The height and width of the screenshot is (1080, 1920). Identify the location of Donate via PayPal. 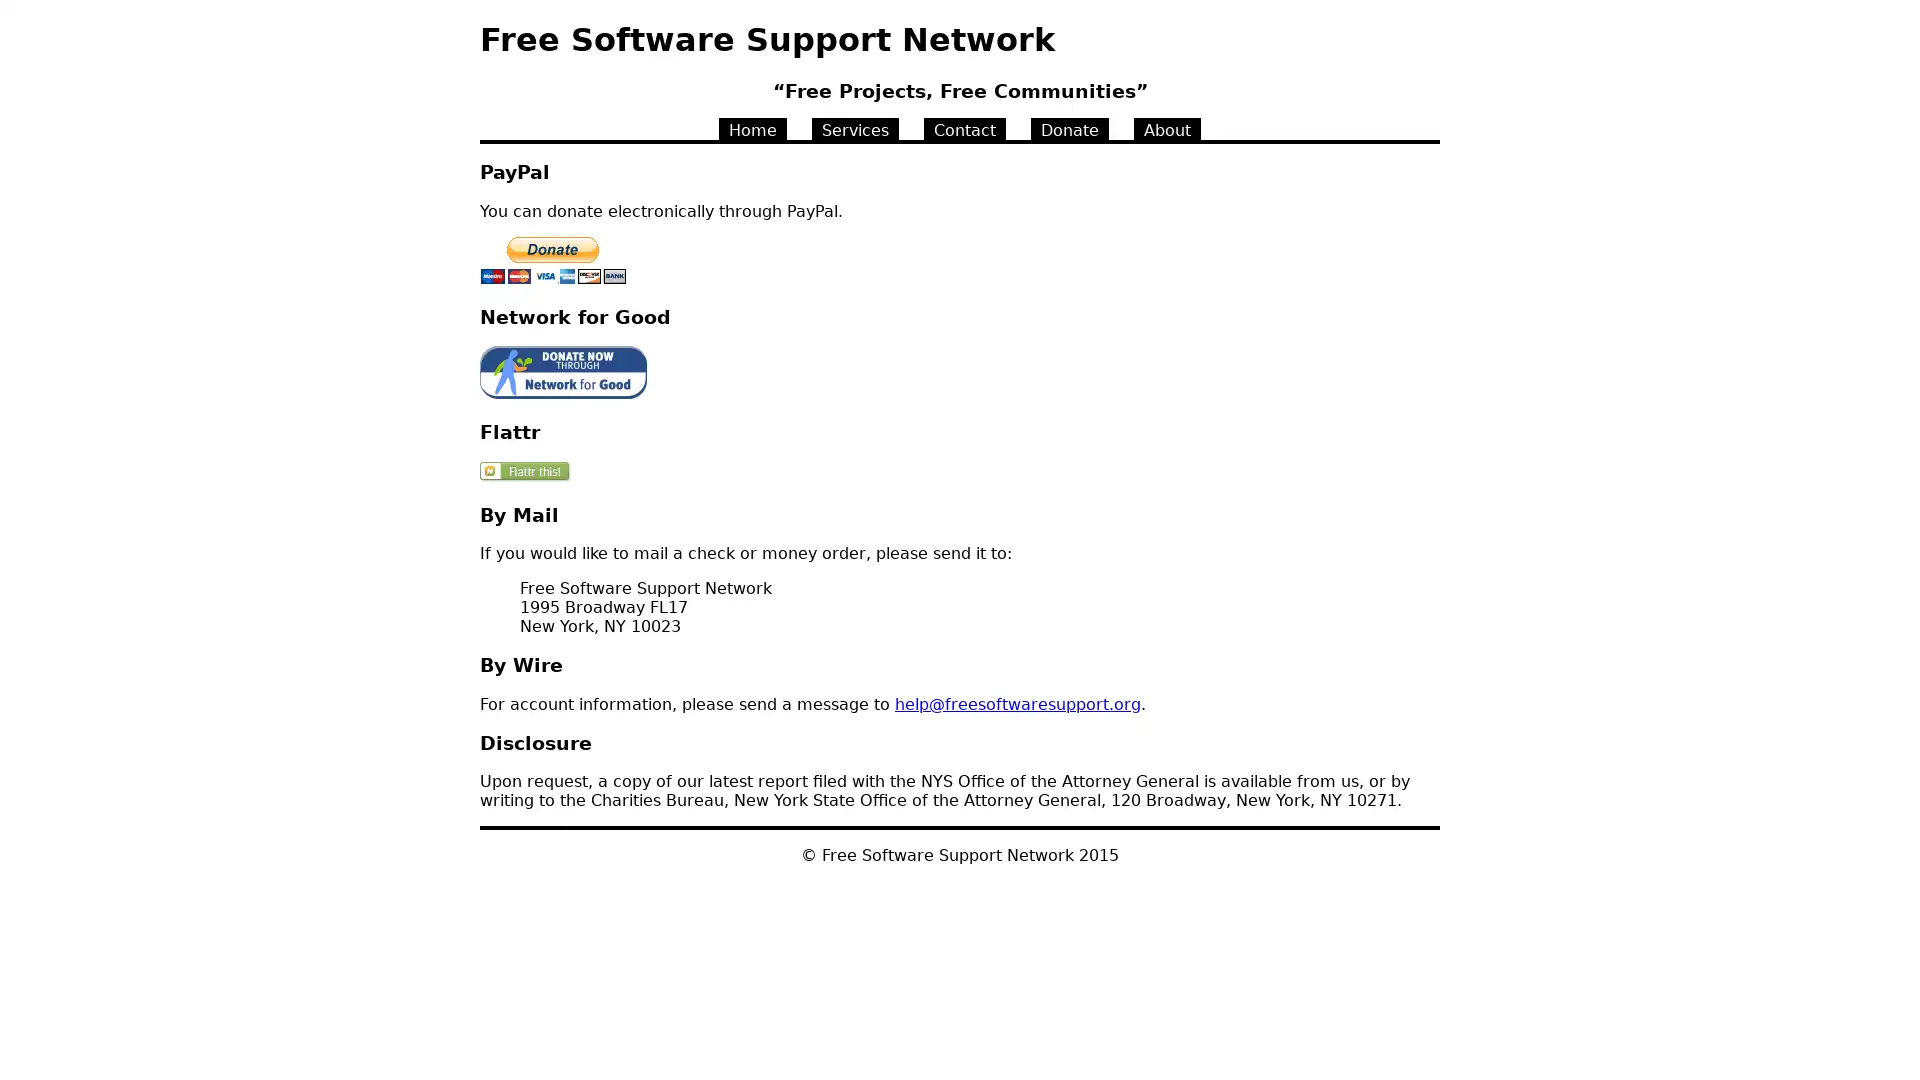
(553, 259).